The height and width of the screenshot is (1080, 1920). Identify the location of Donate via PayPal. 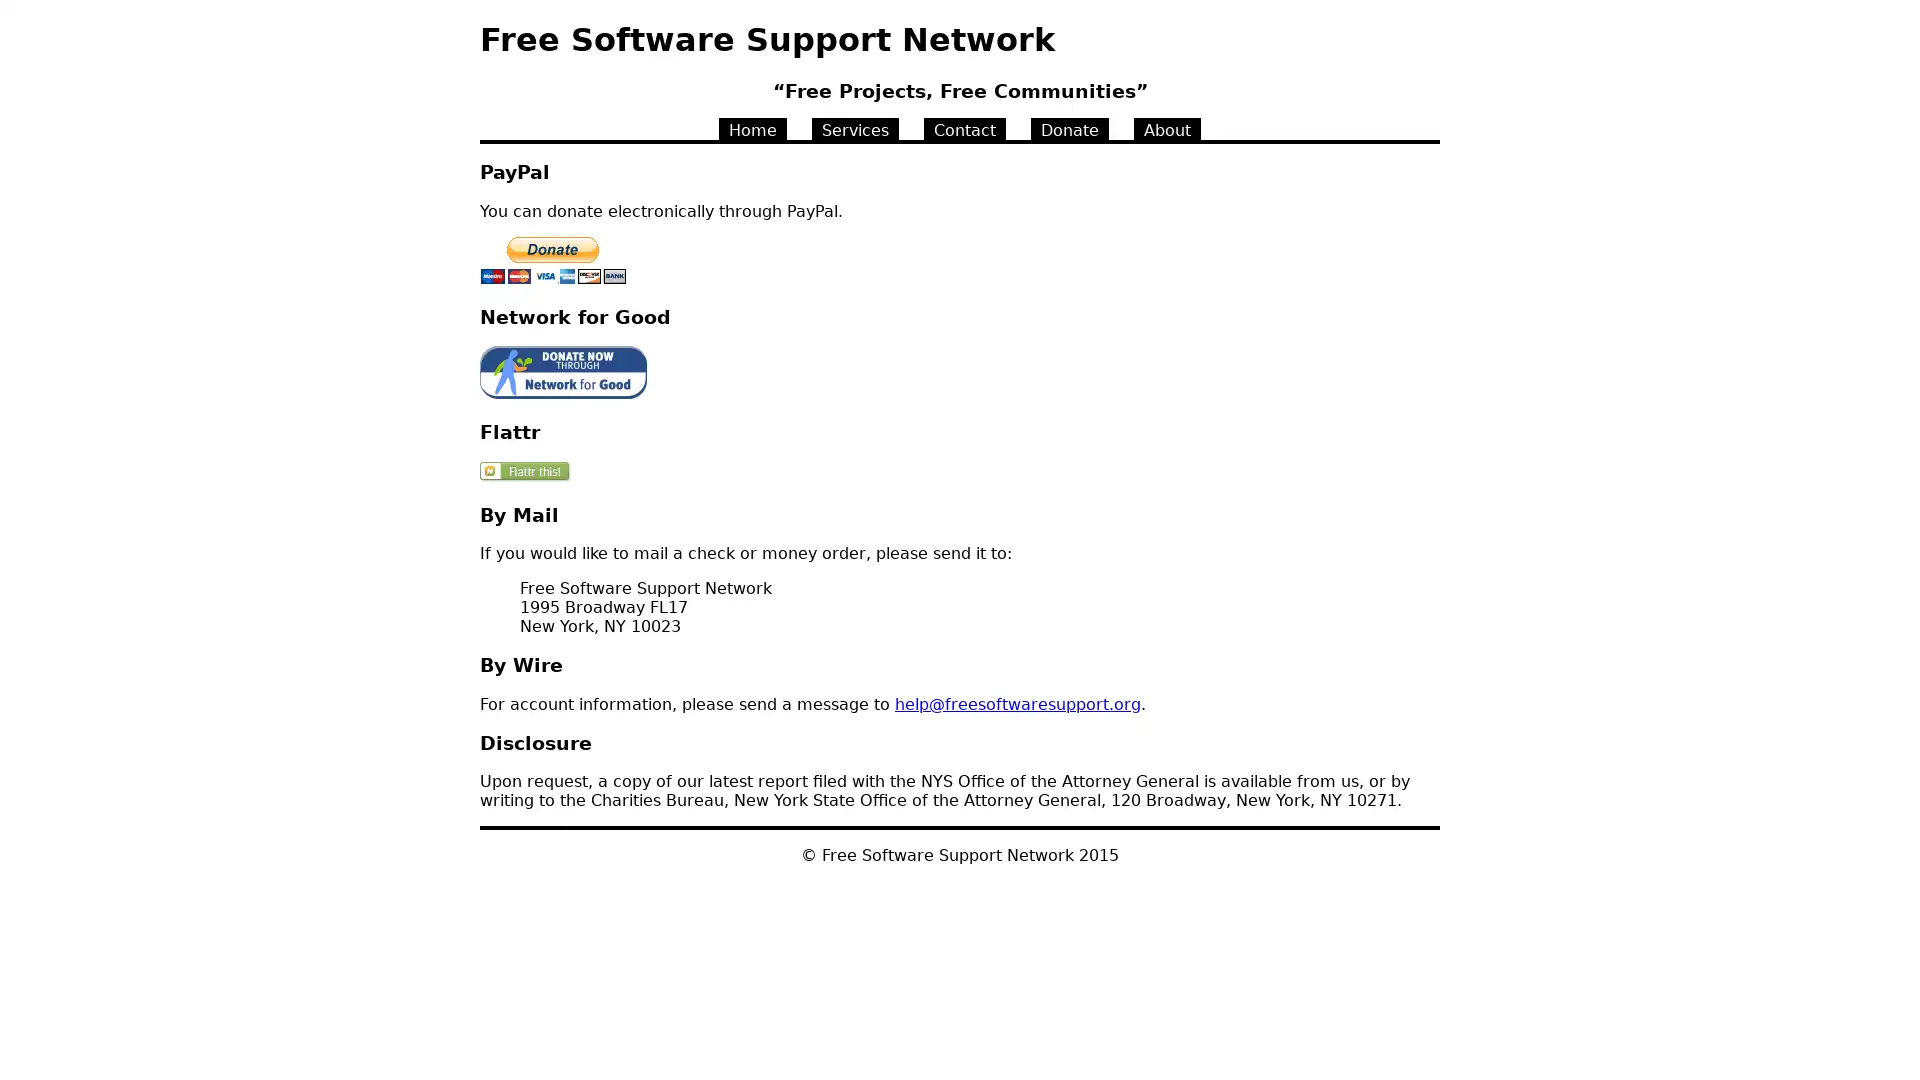
(553, 259).